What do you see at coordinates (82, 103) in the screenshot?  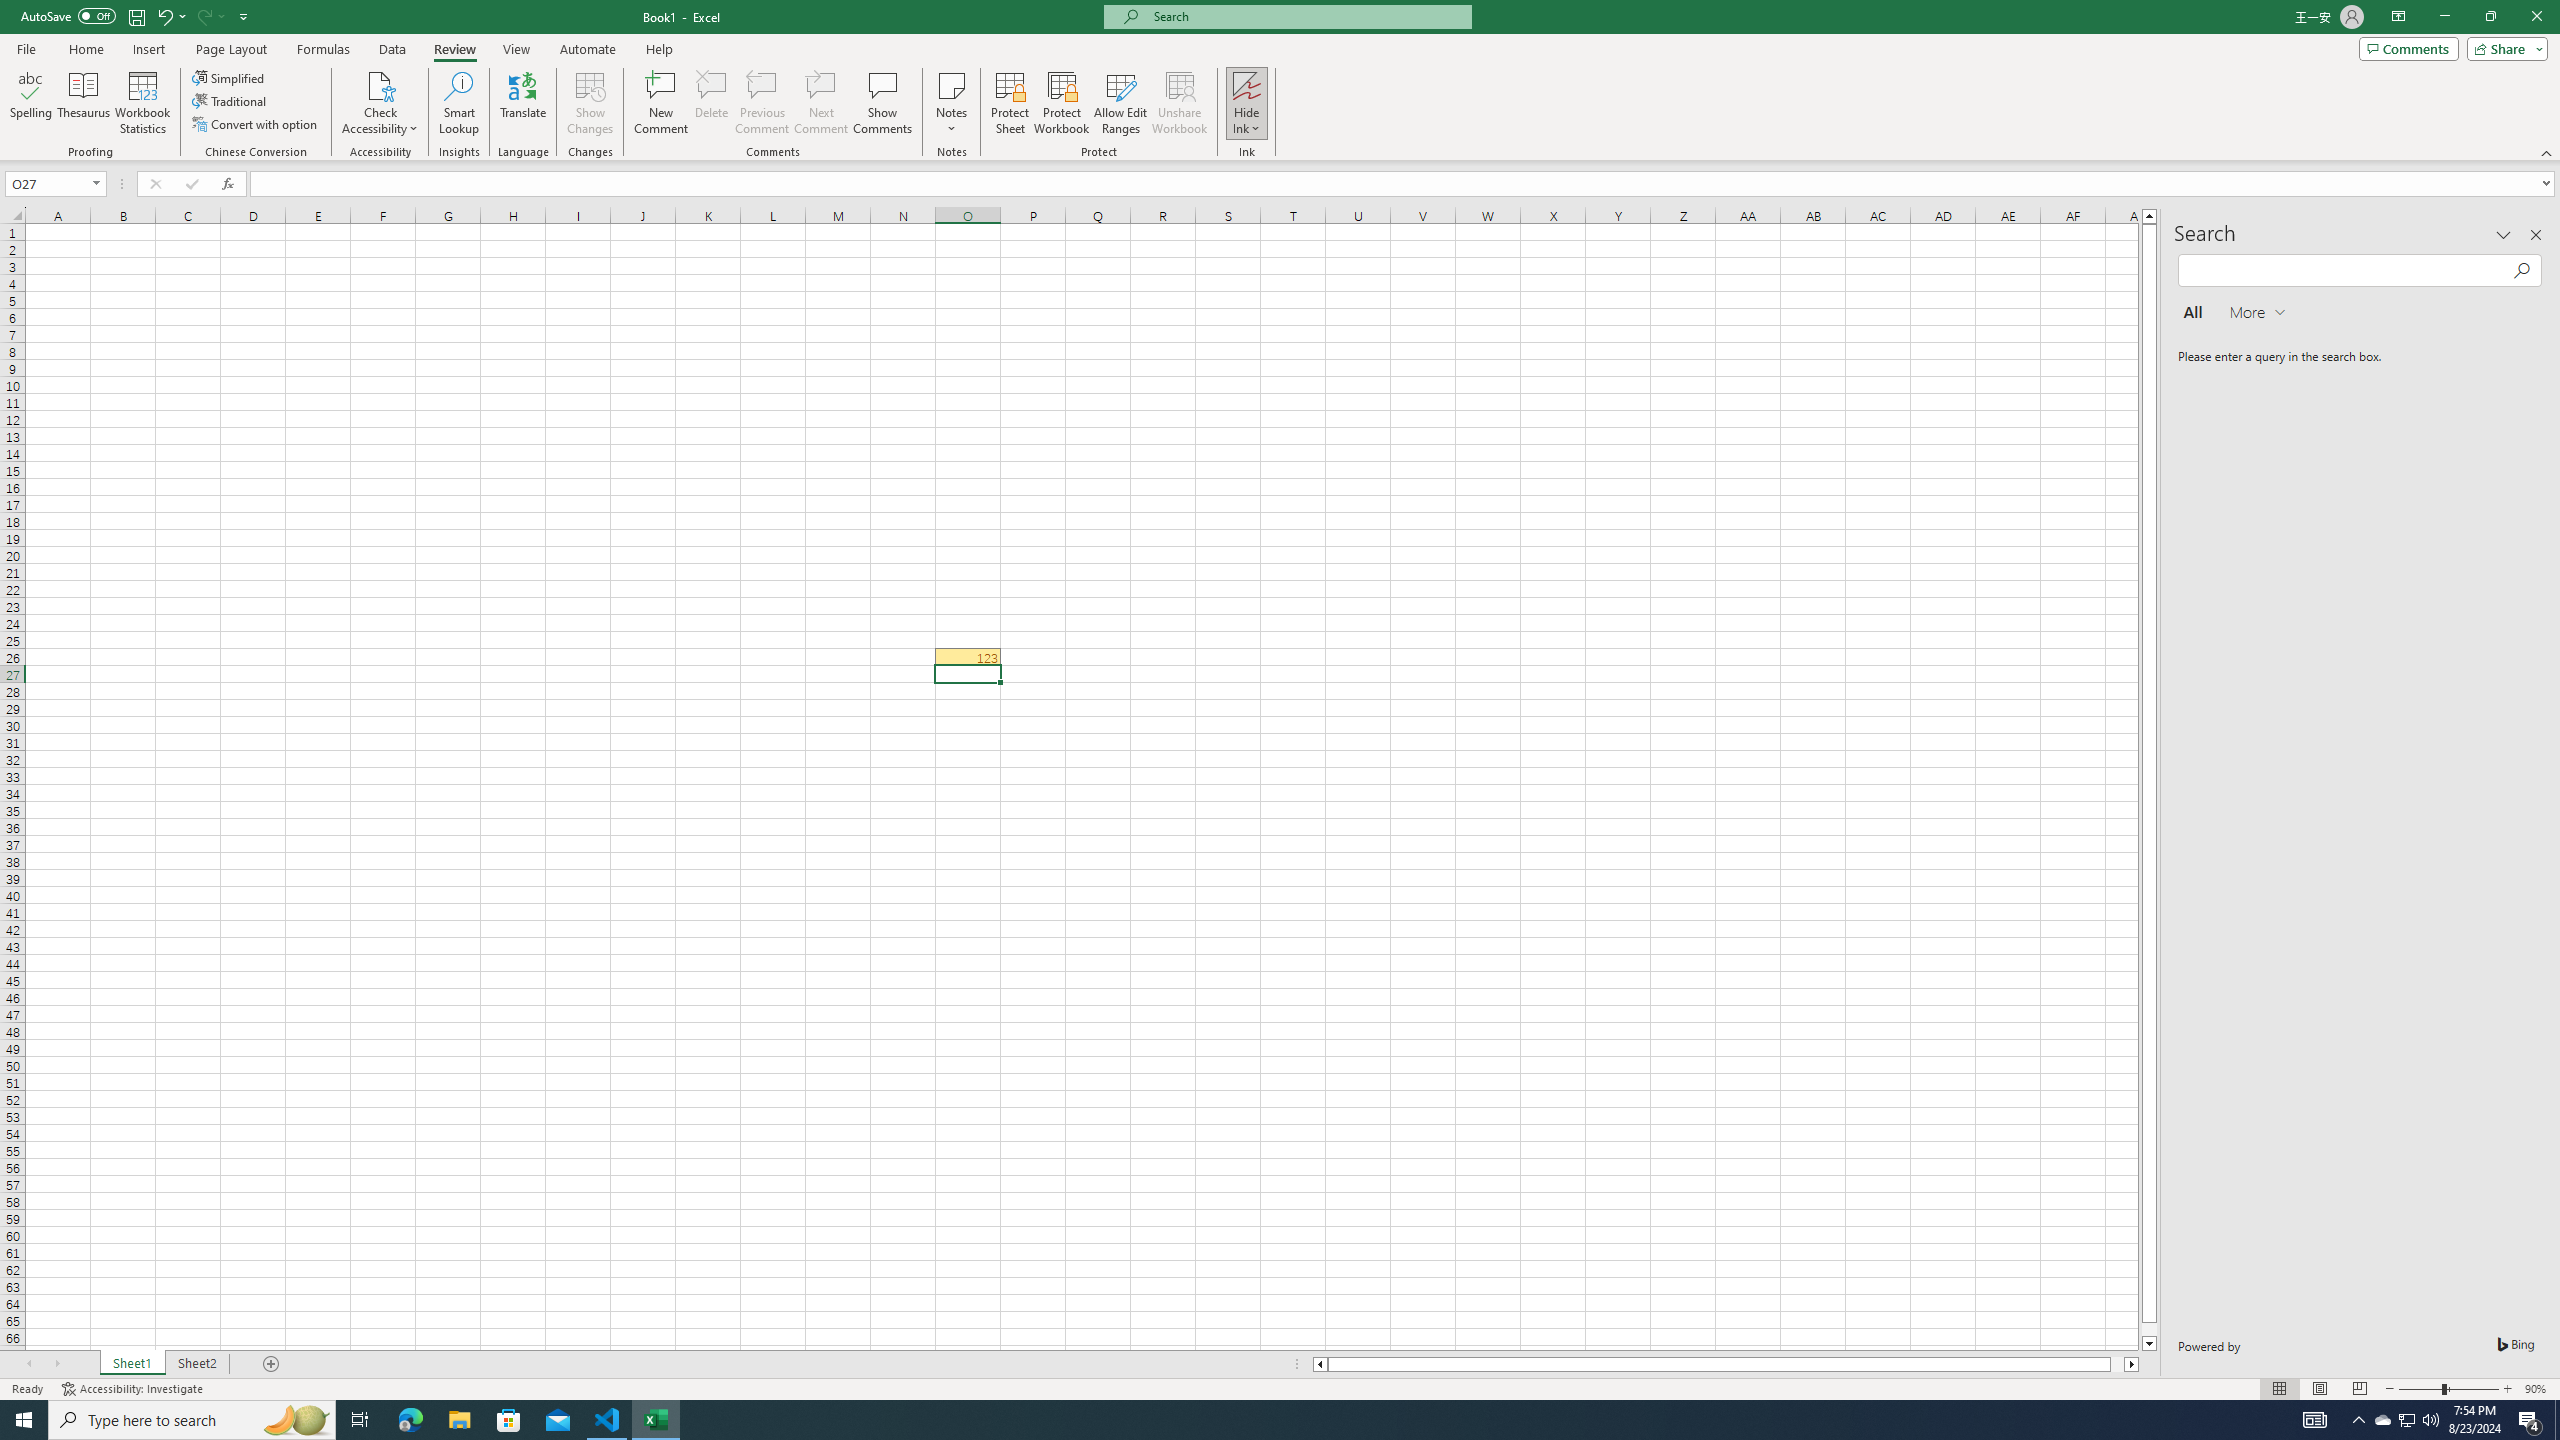 I see `'Thesaurus...'` at bounding box center [82, 103].